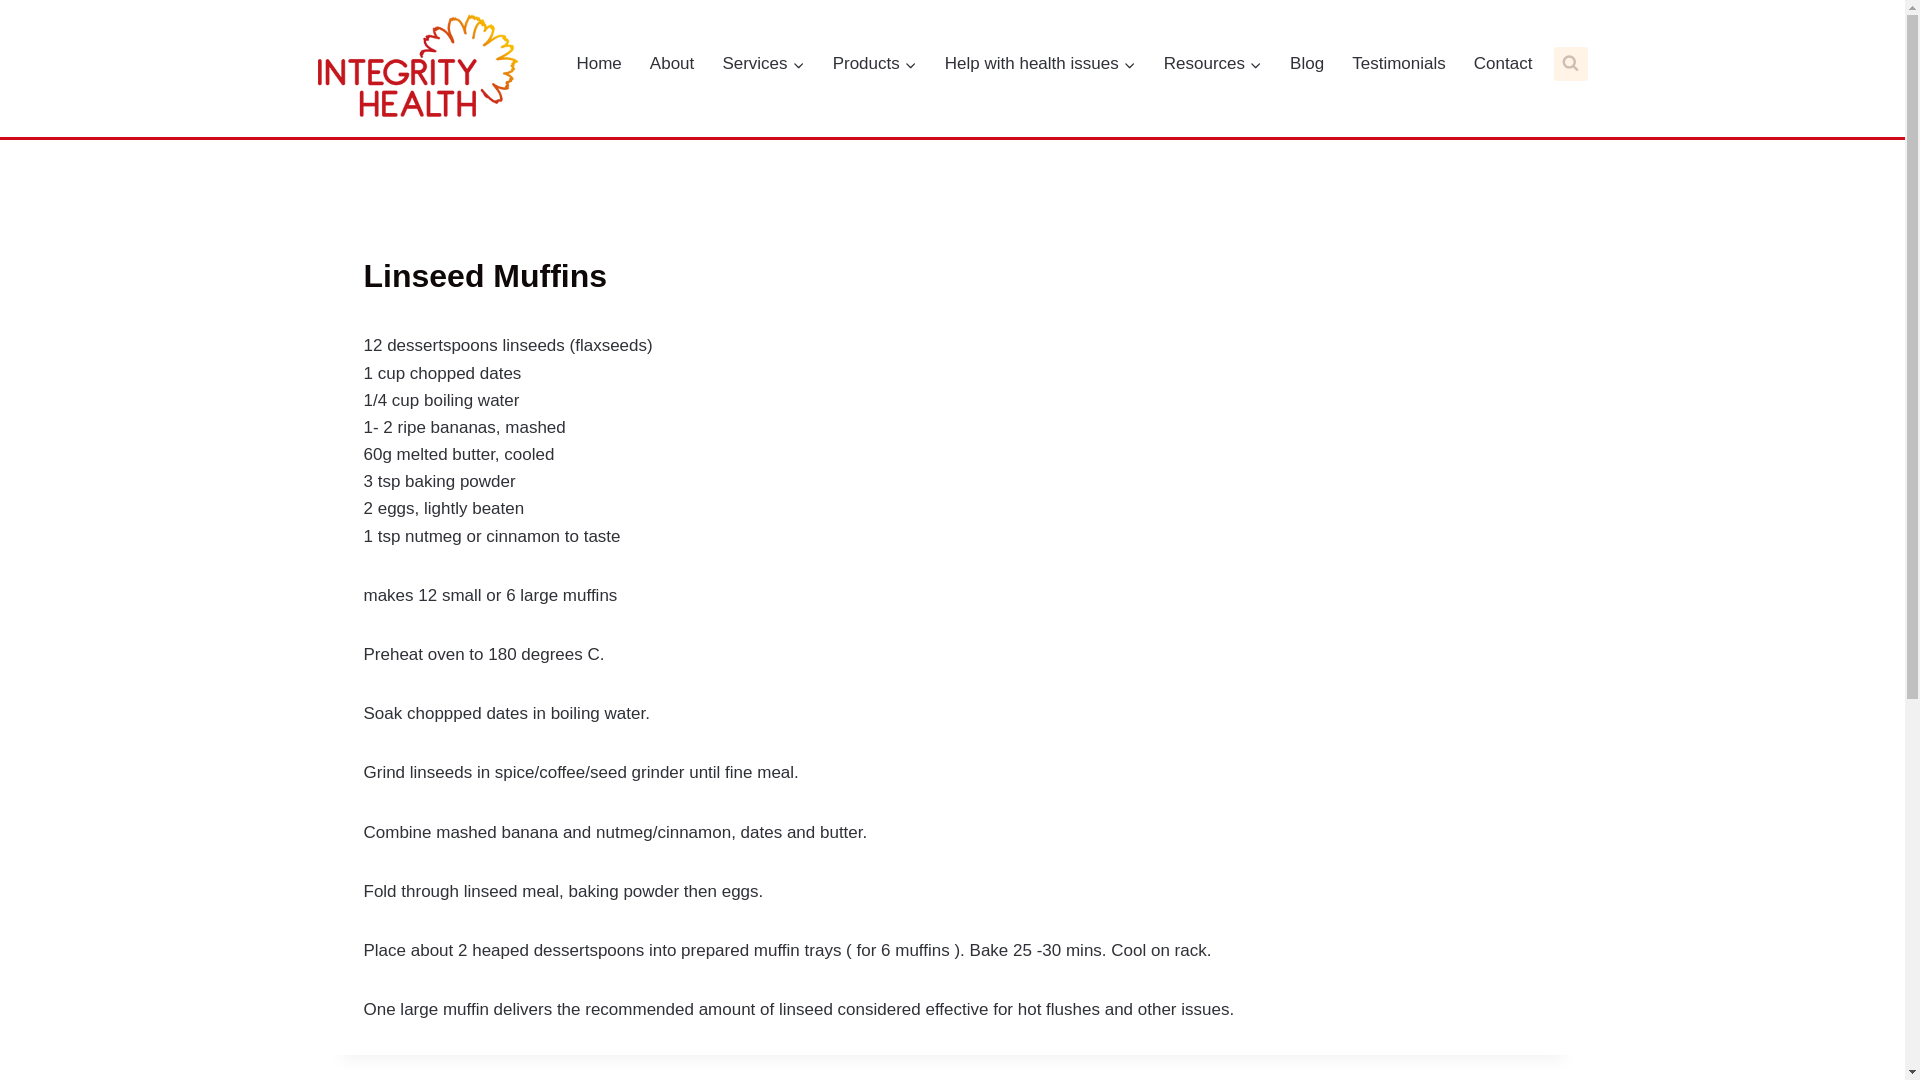  What do you see at coordinates (933, 63) in the screenshot?
I see `'Help with health issues'` at bounding box center [933, 63].